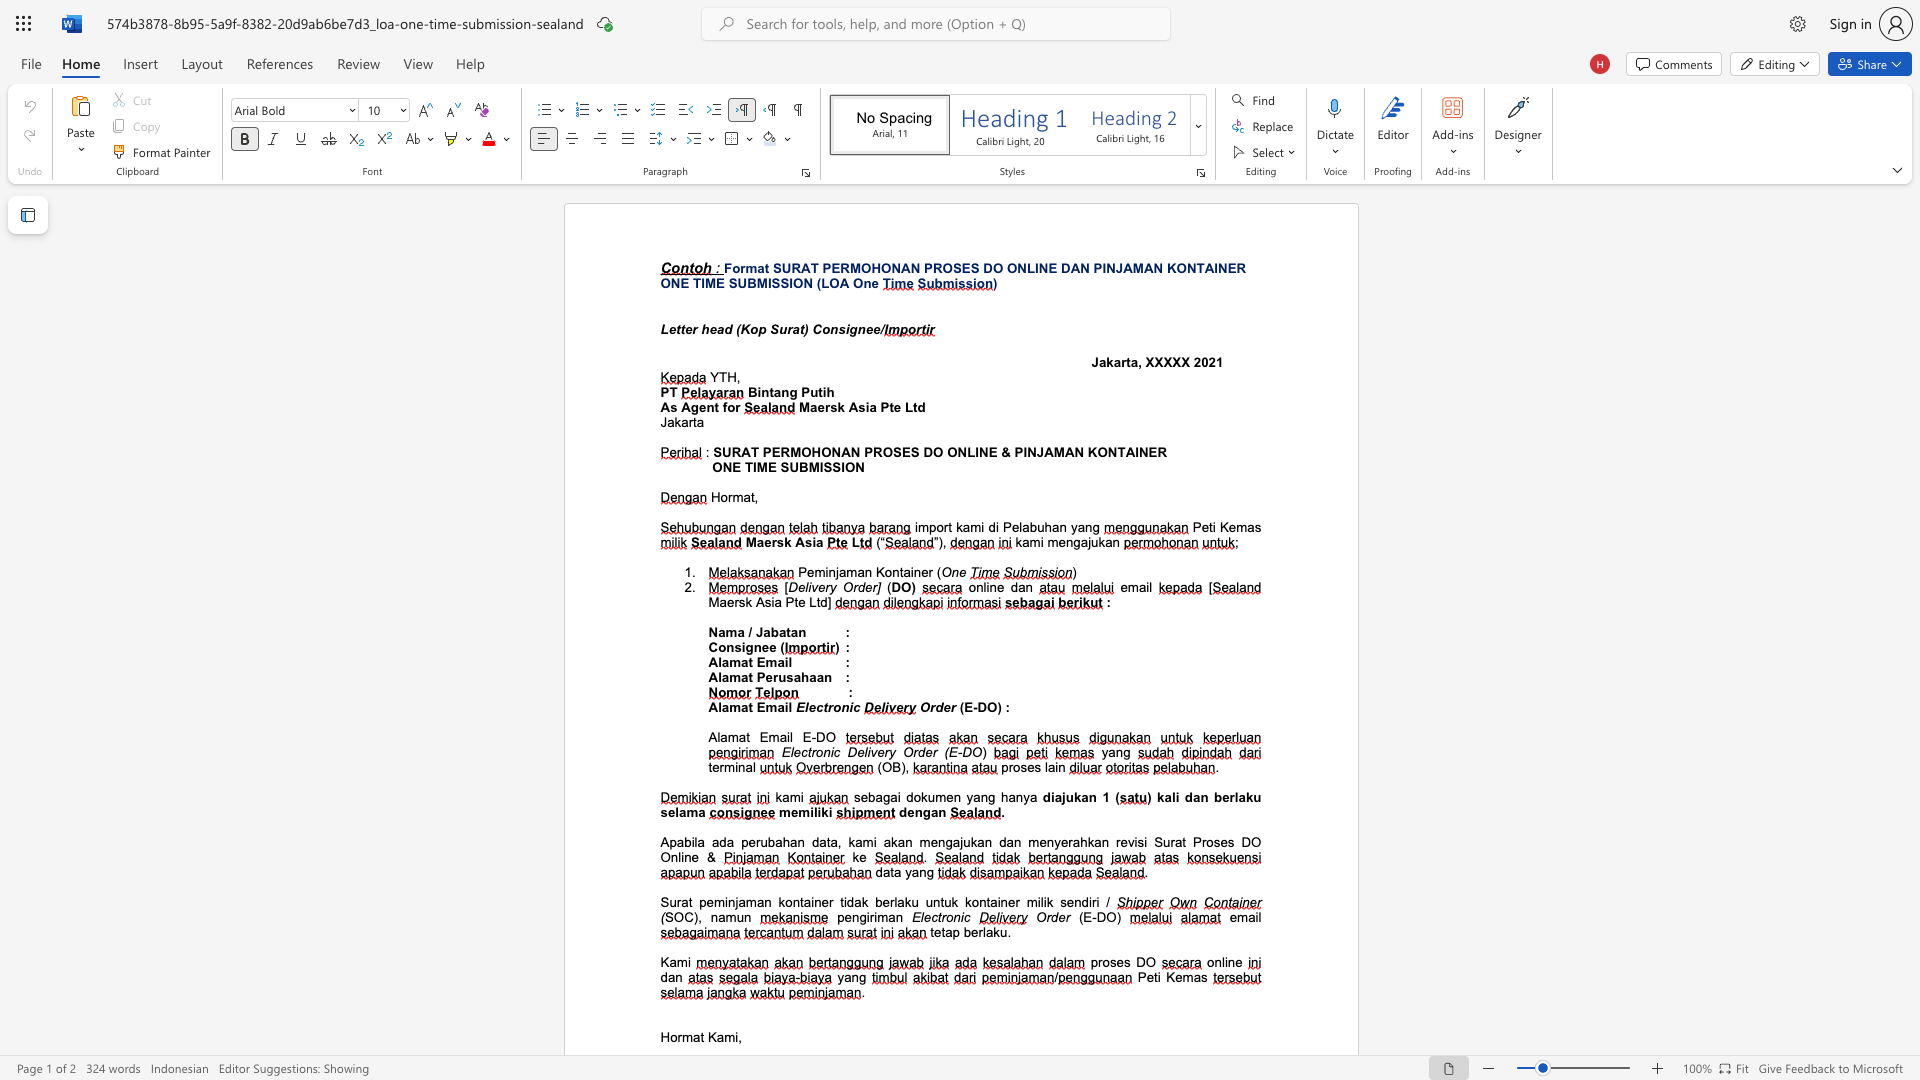  Describe the element at coordinates (698, 406) in the screenshot. I see `the space between the continuous character "g" and "e" in the text` at that location.